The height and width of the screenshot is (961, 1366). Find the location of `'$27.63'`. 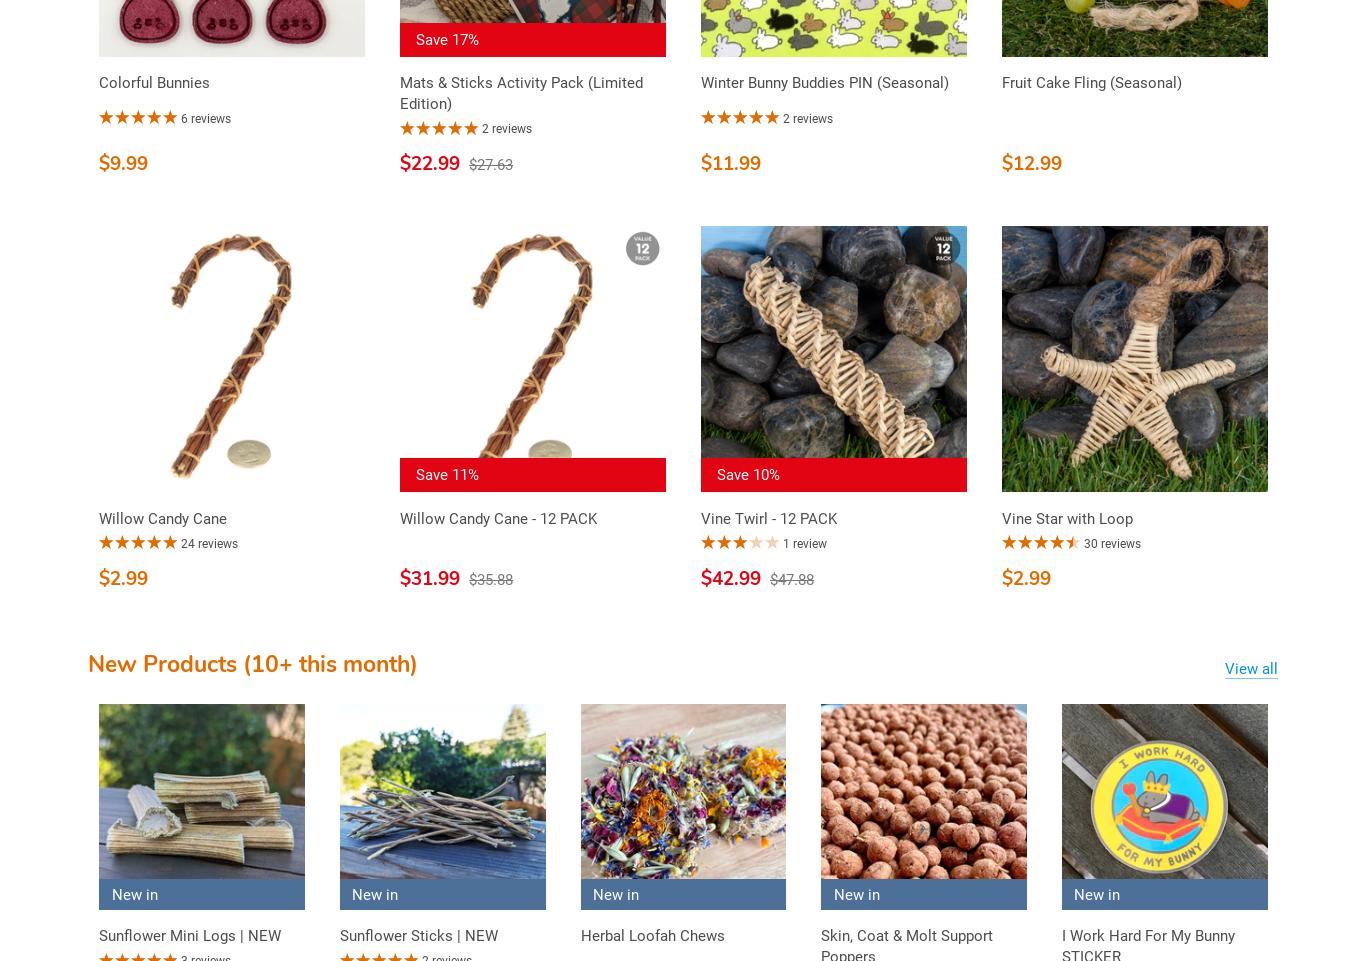

'$27.63' is located at coordinates (490, 165).